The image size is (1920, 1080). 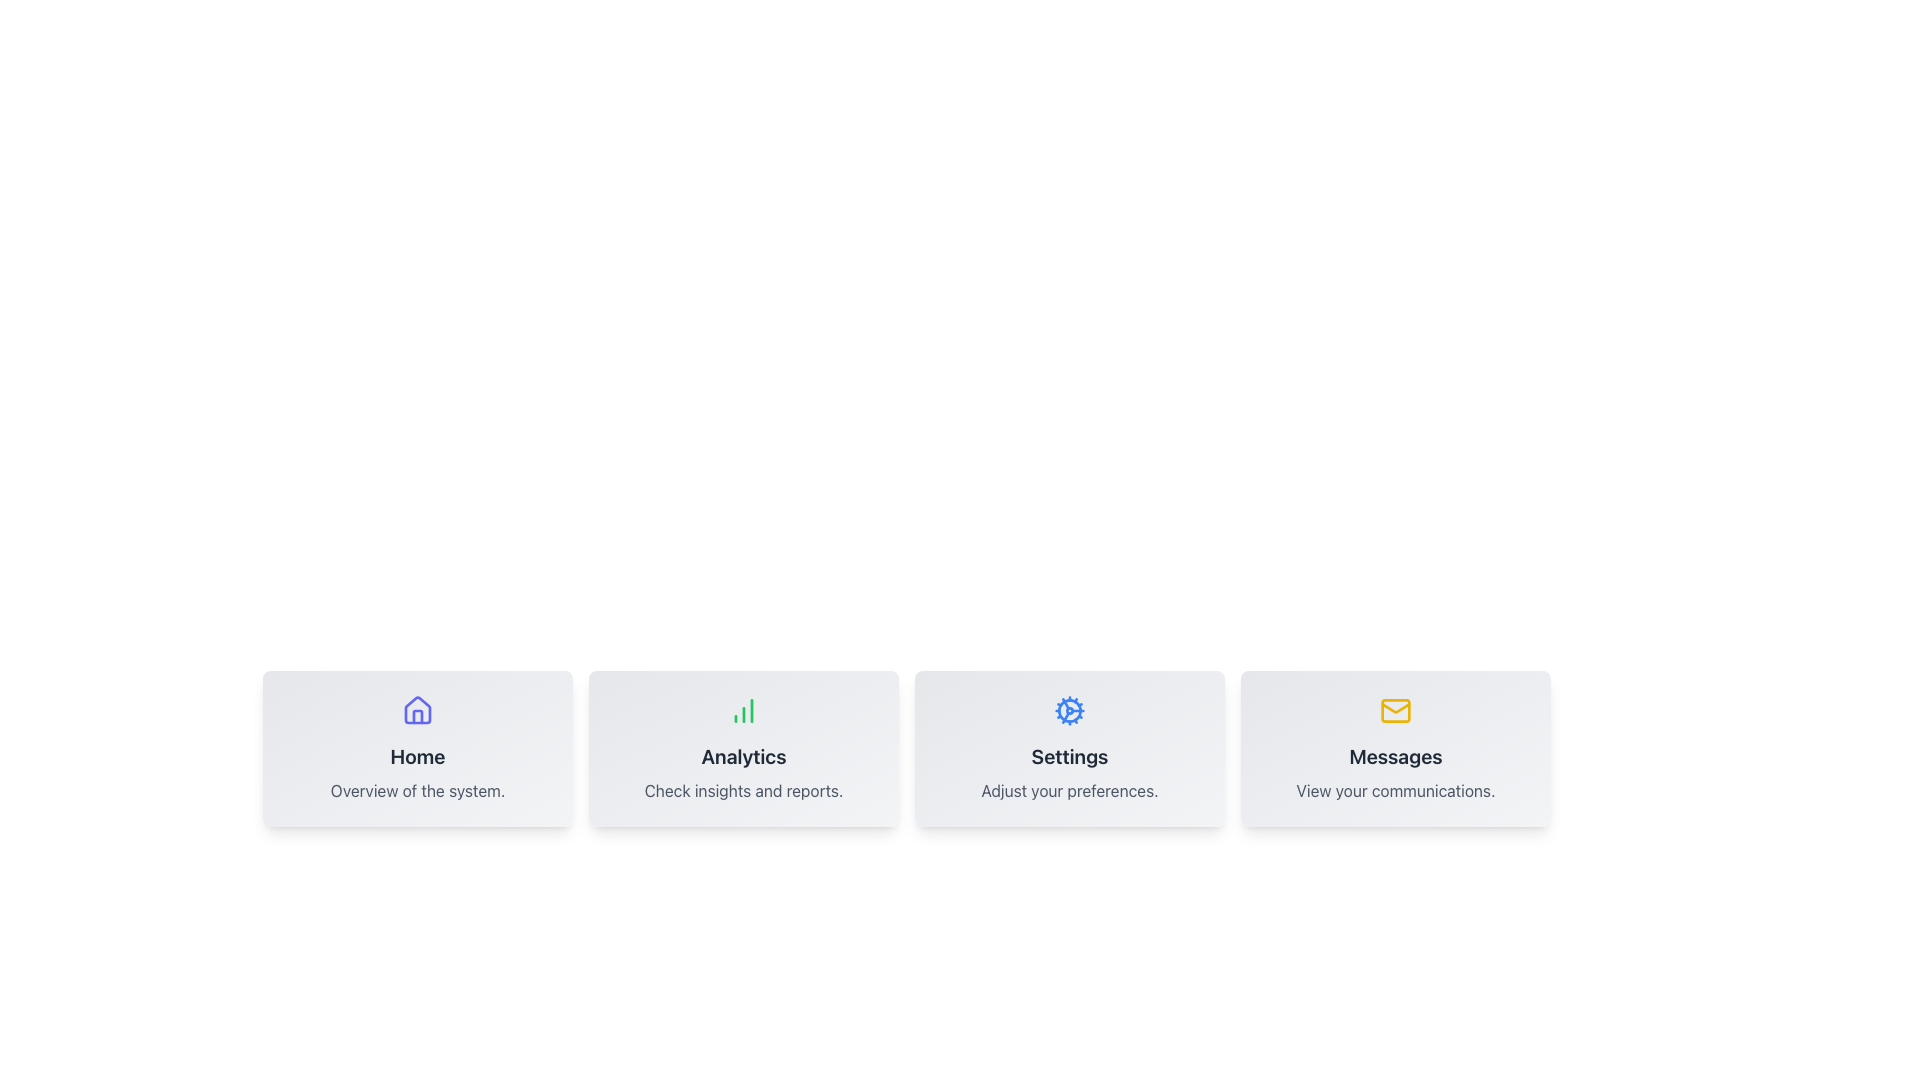 I want to click on the 'Settings' informational card, which features a cogwheel icon at the top and includes the title 'Settings' and a description 'Adjust your preferences.', so click(x=1069, y=748).